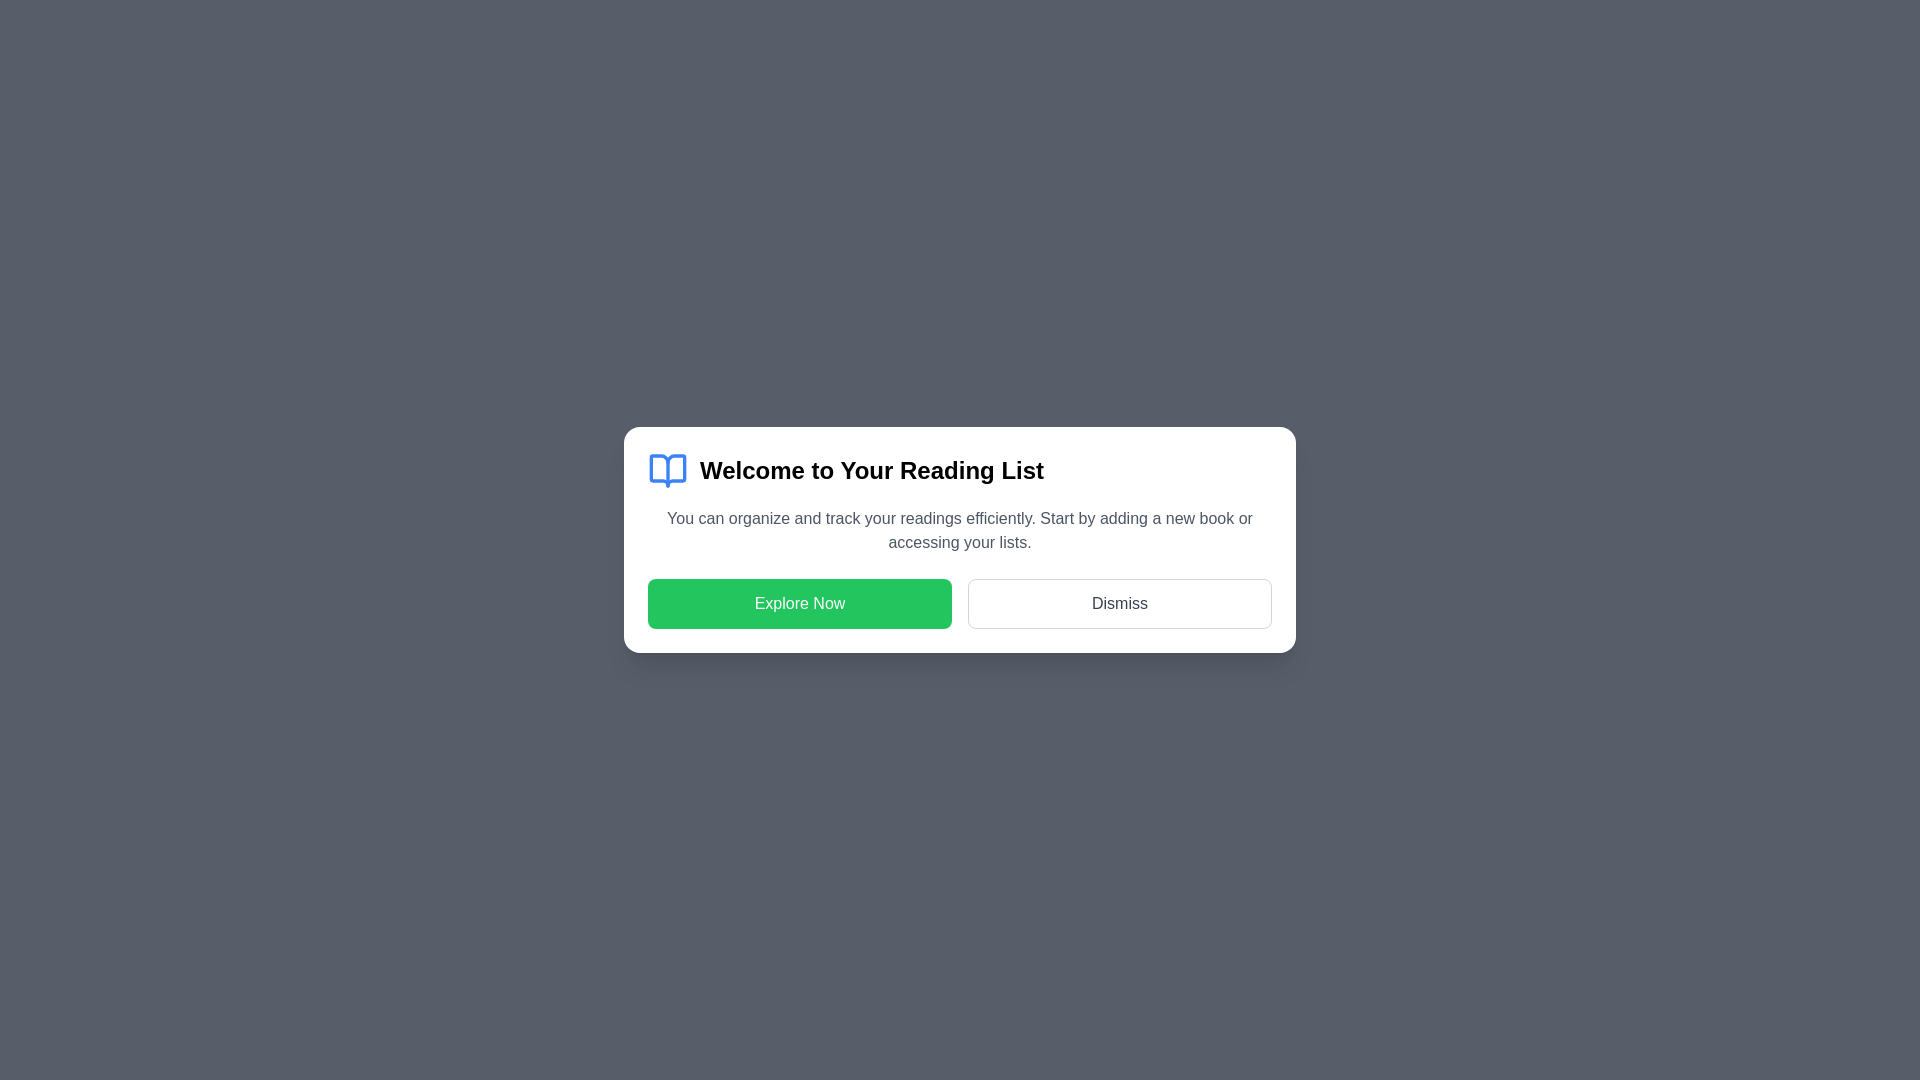  What do you see at coordinates (1118, 603) in the screenshot?
I see `the 'Dismiss' button to close the dialog` at bounding box center [1118, 603].